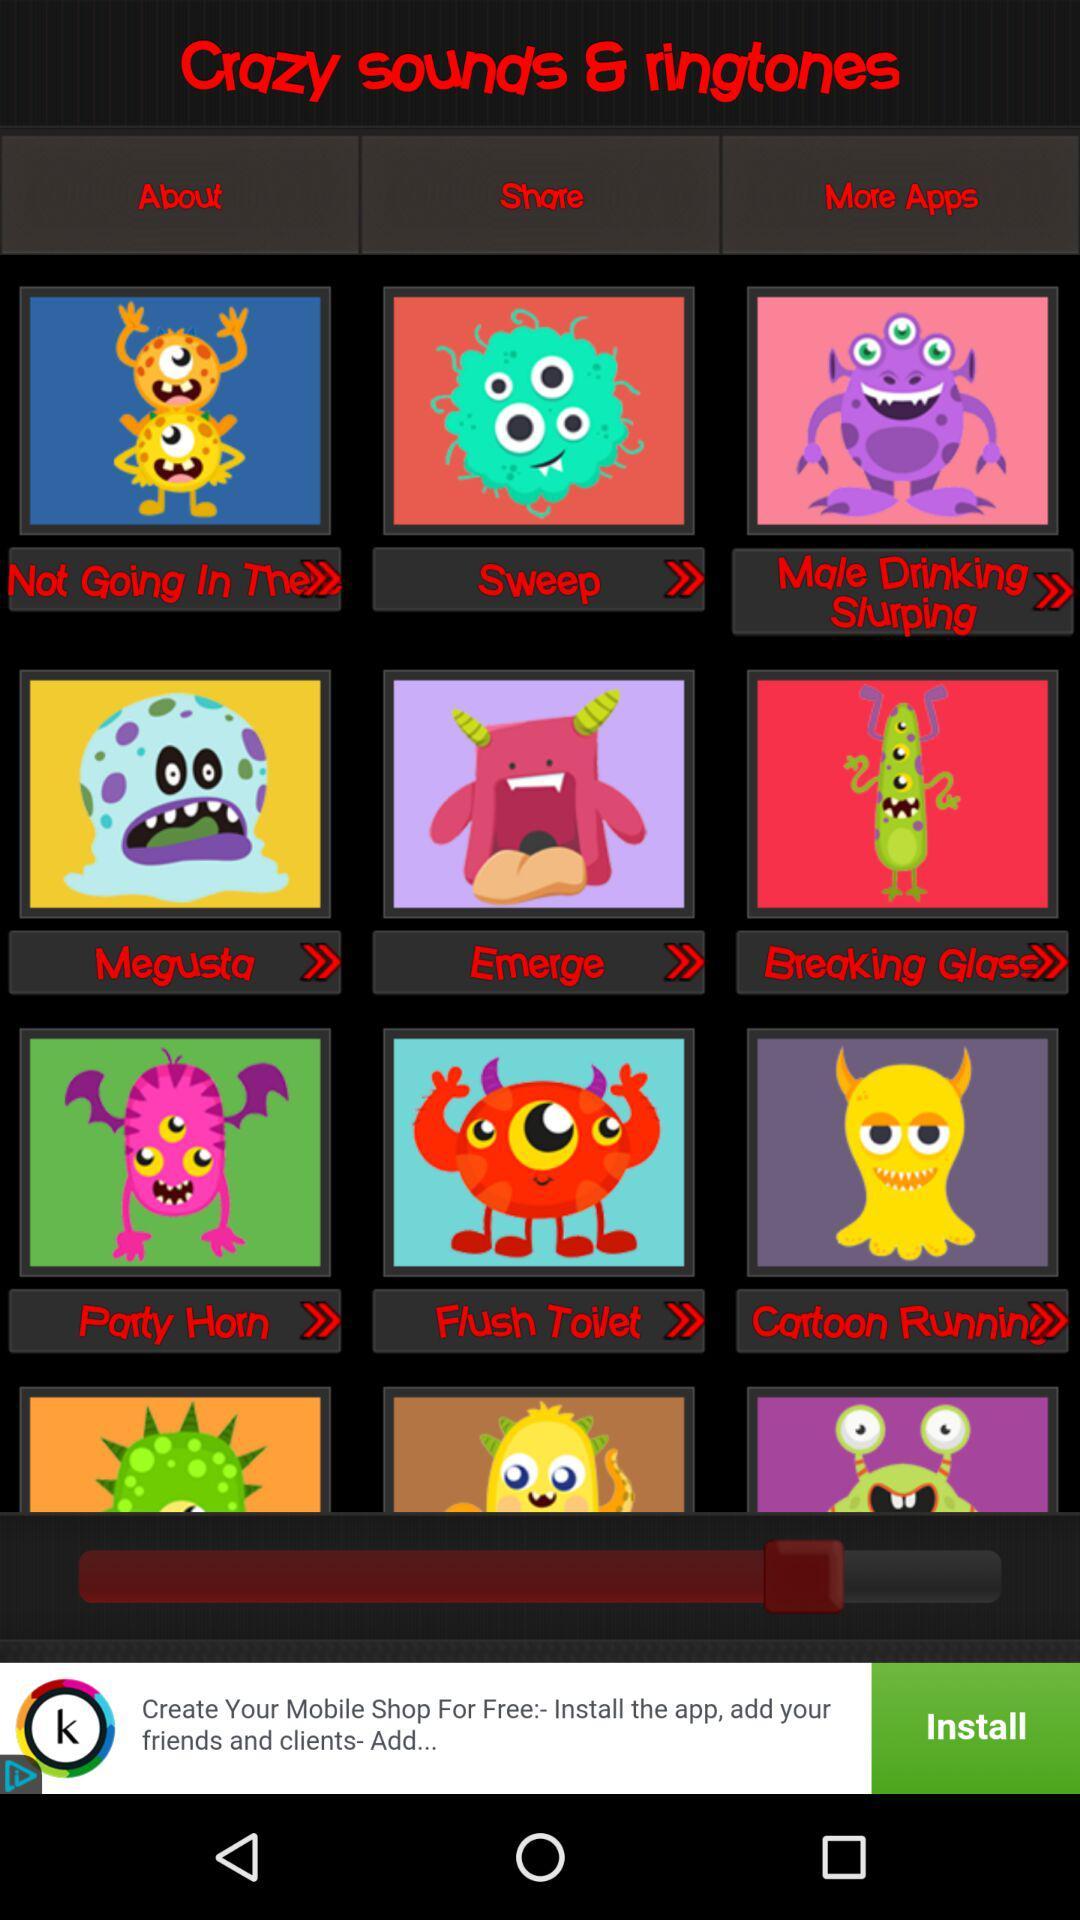 Image resolution: width=1080 pixels, height=1920 pixels. What do you see at coordinates (318, 577) in the screenshot?
I see `go next` at bounding box center [318, 577].